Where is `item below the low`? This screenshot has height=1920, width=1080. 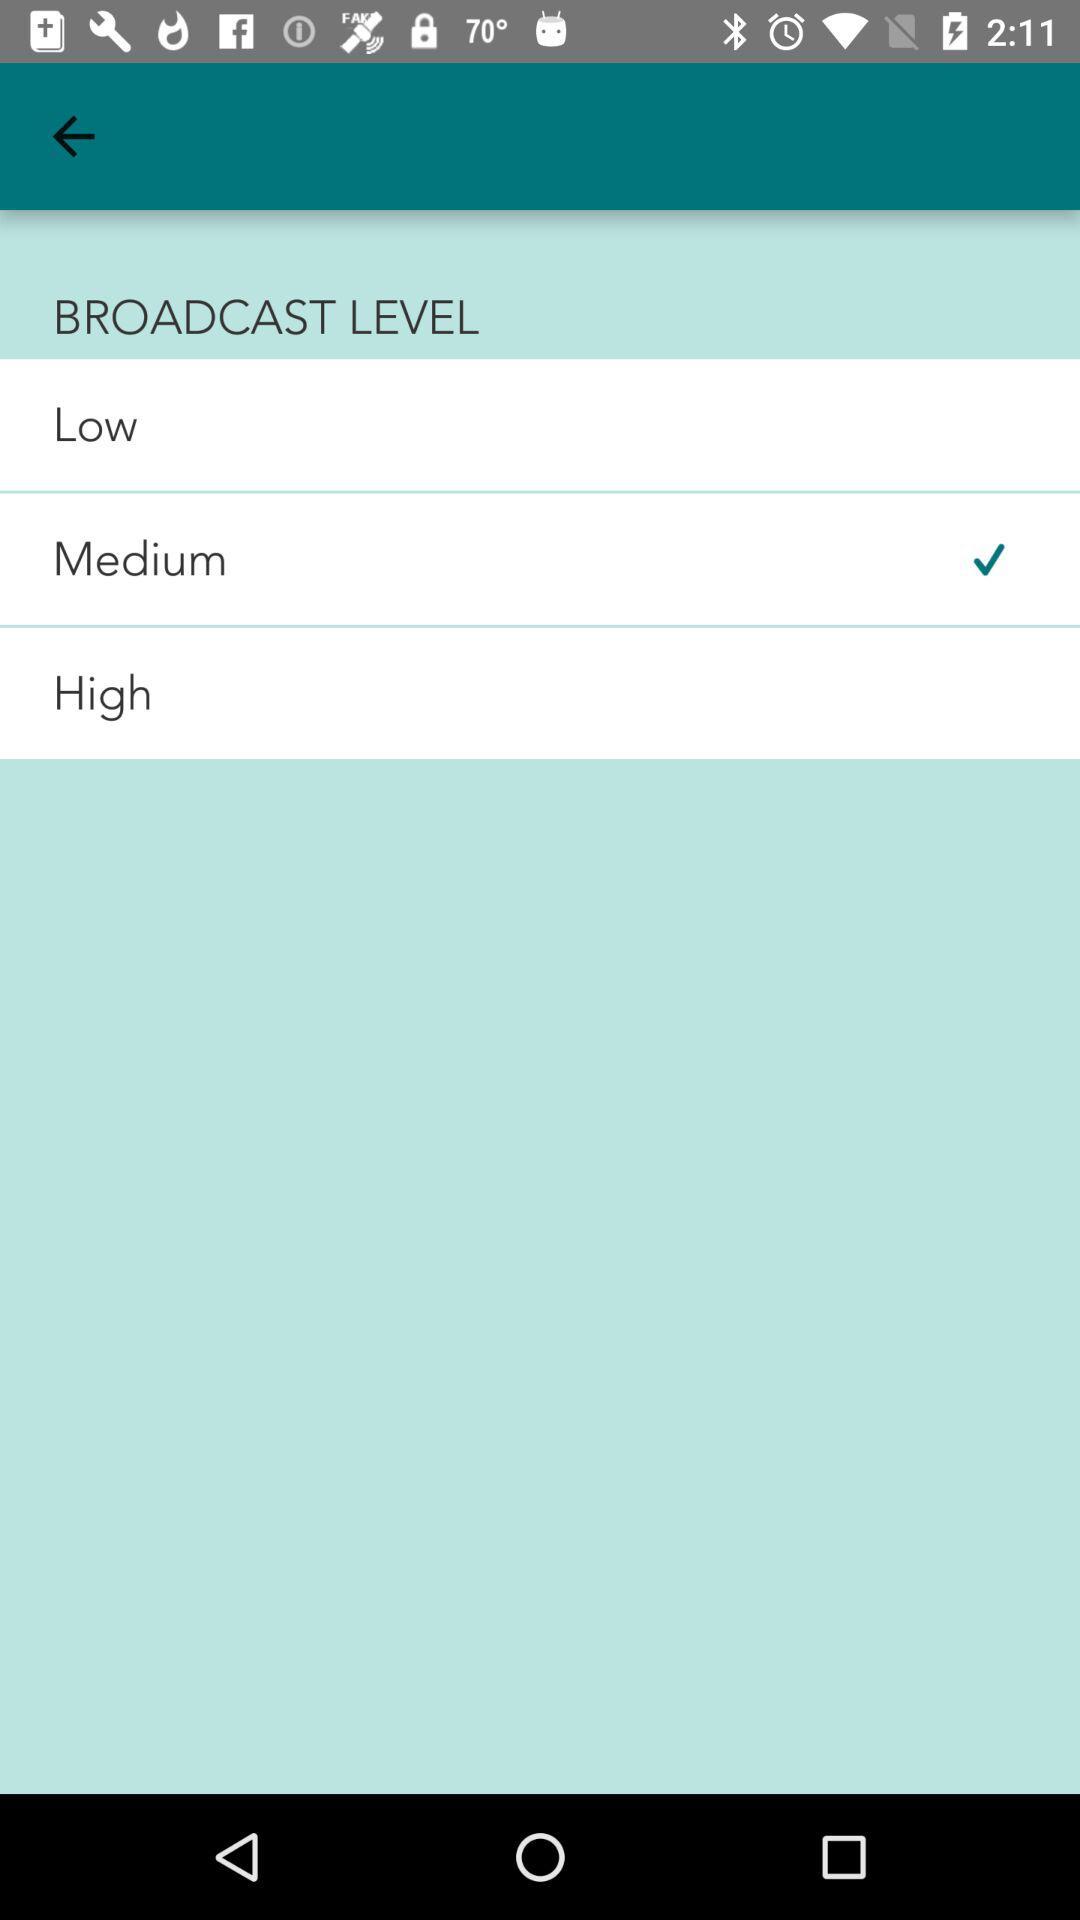 item below the low is located at coordinates (114, 559).